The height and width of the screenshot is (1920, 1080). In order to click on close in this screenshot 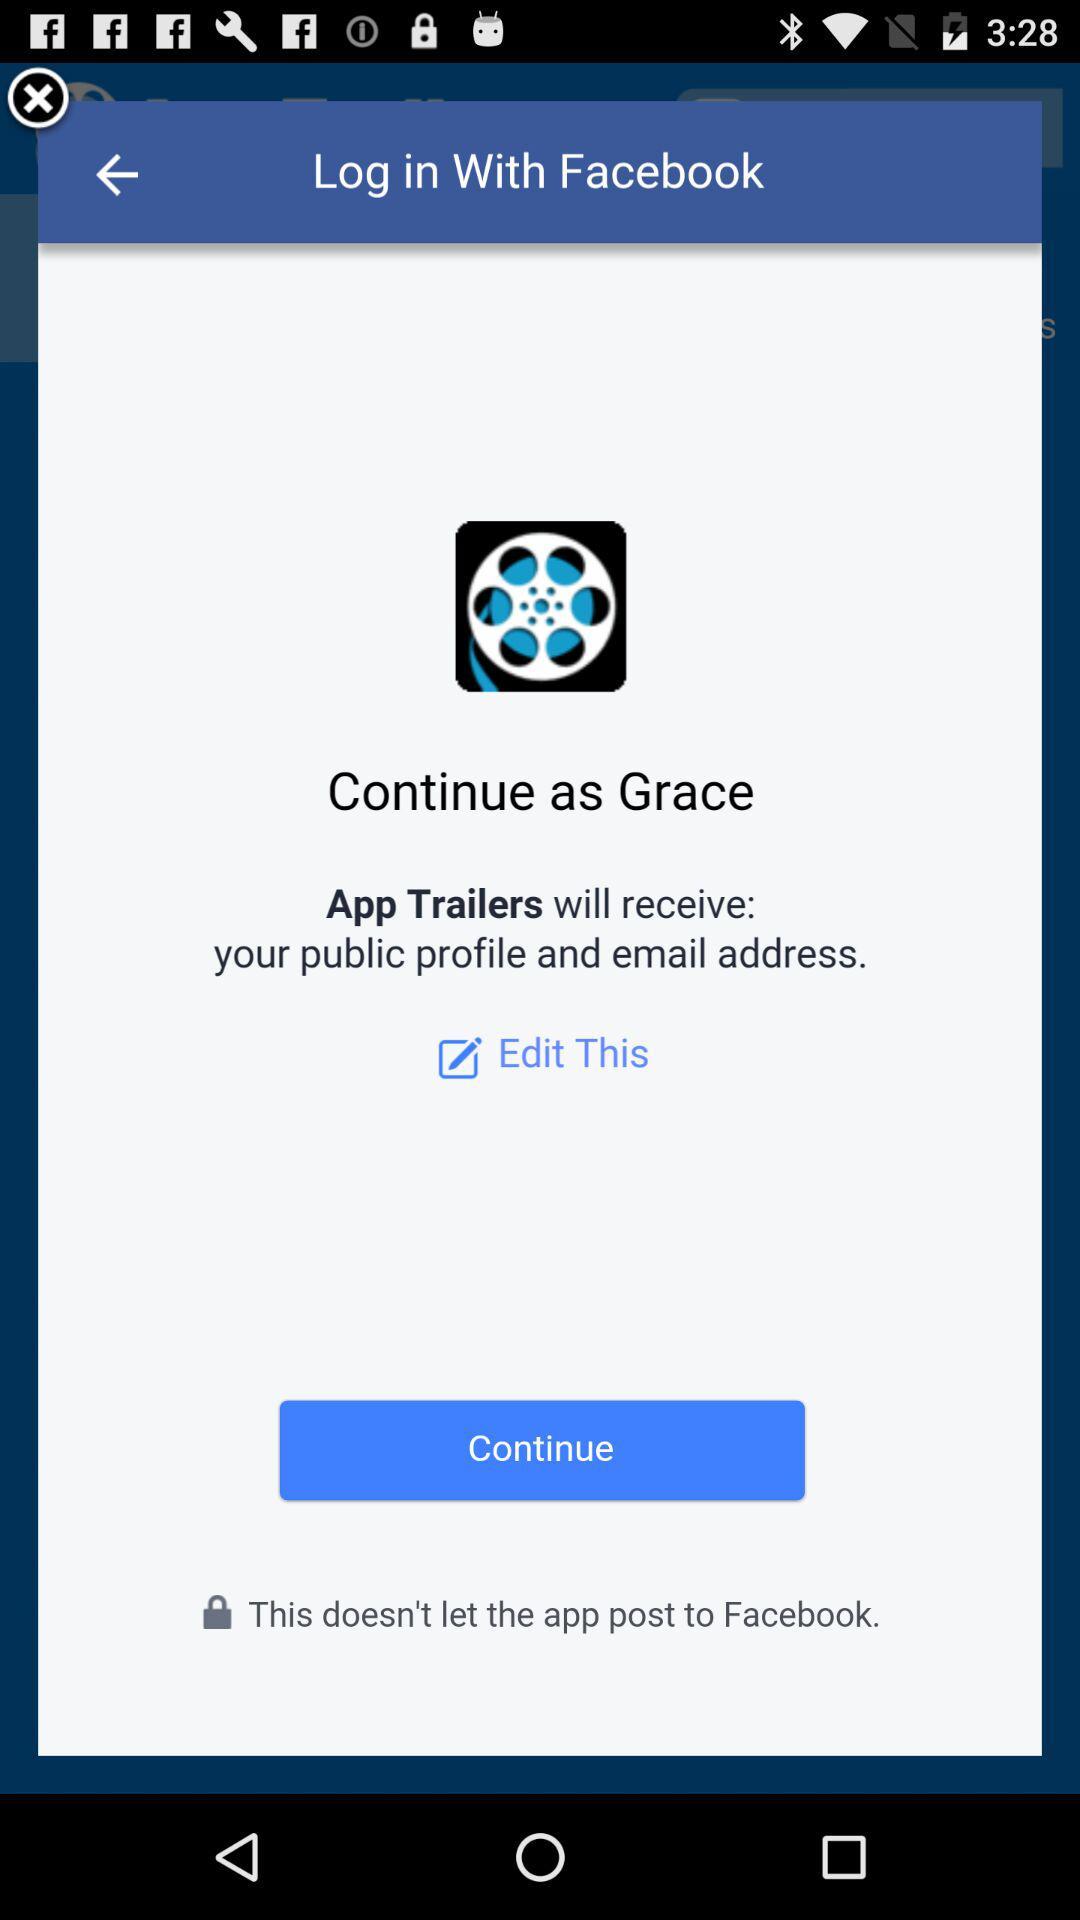, I will do `click(38, 100)`.